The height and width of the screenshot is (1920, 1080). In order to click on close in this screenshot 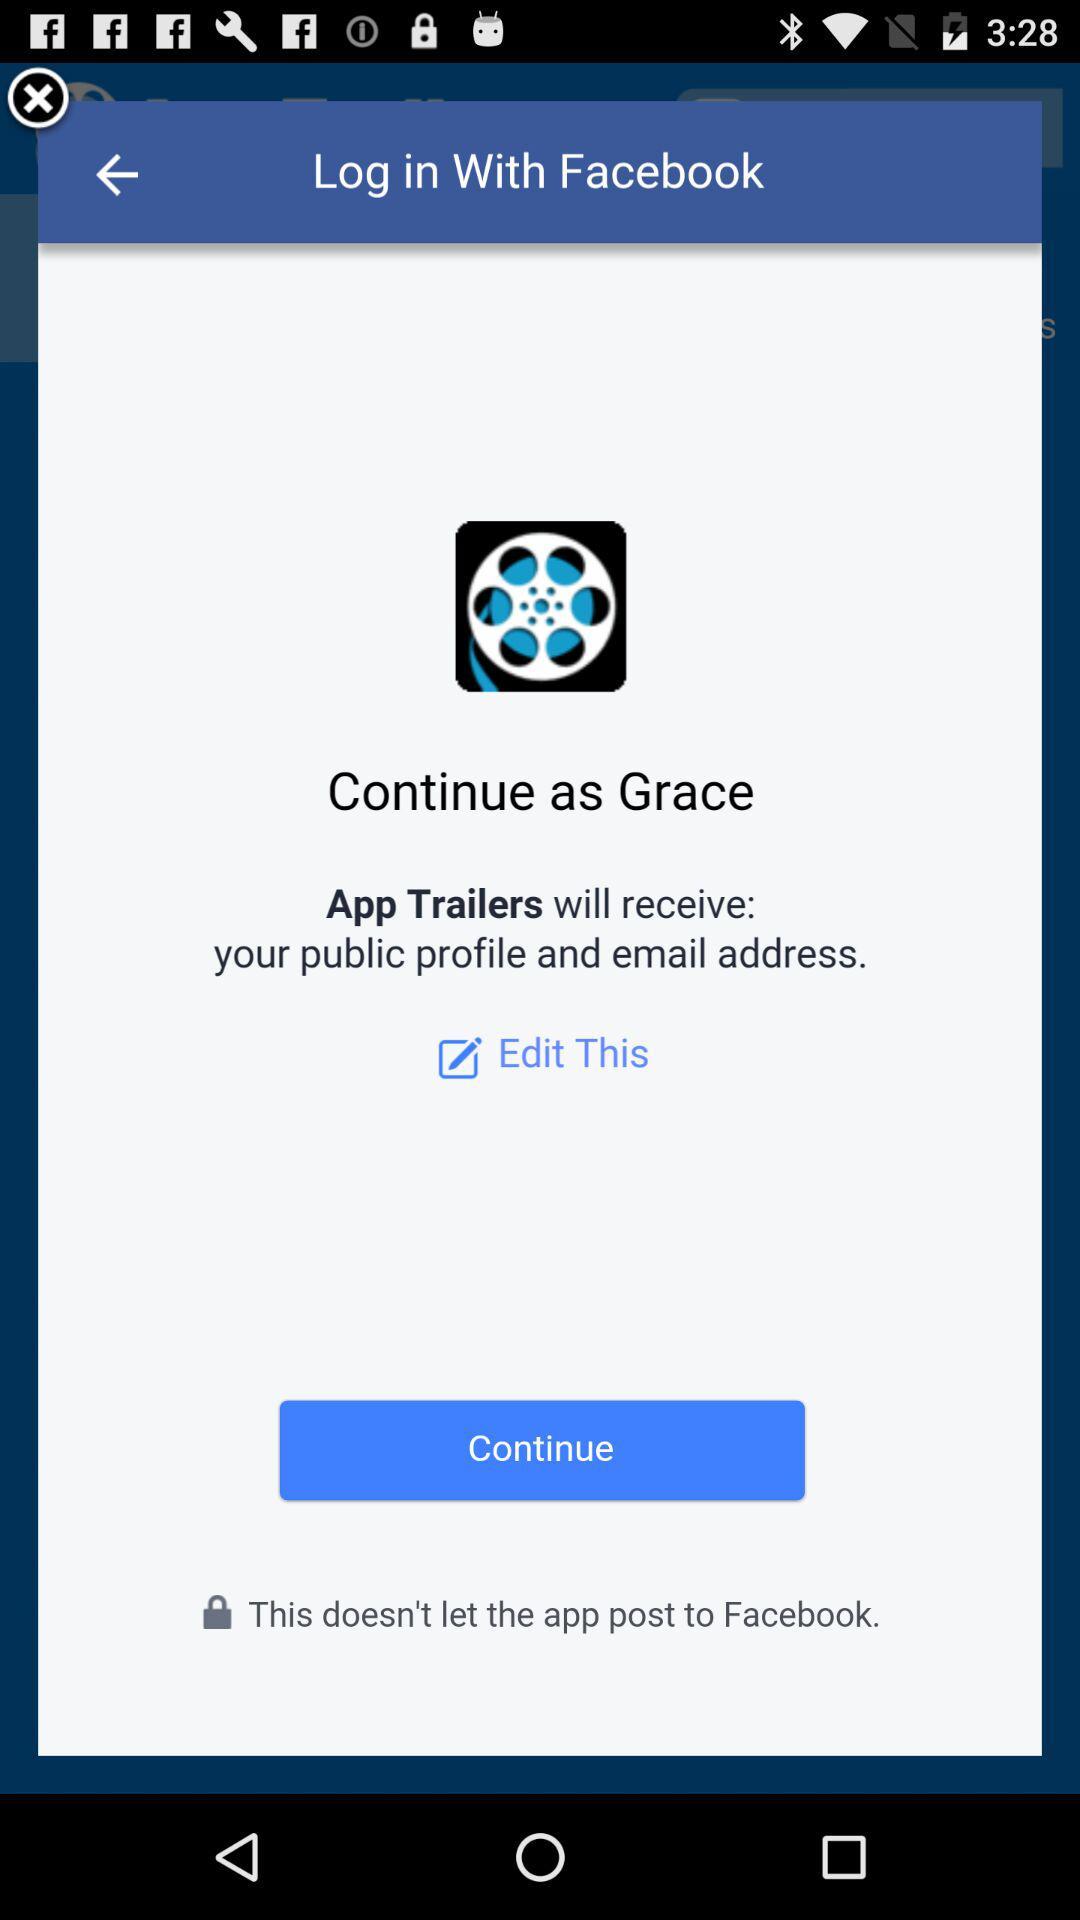, I will do `click(38, 100)`.